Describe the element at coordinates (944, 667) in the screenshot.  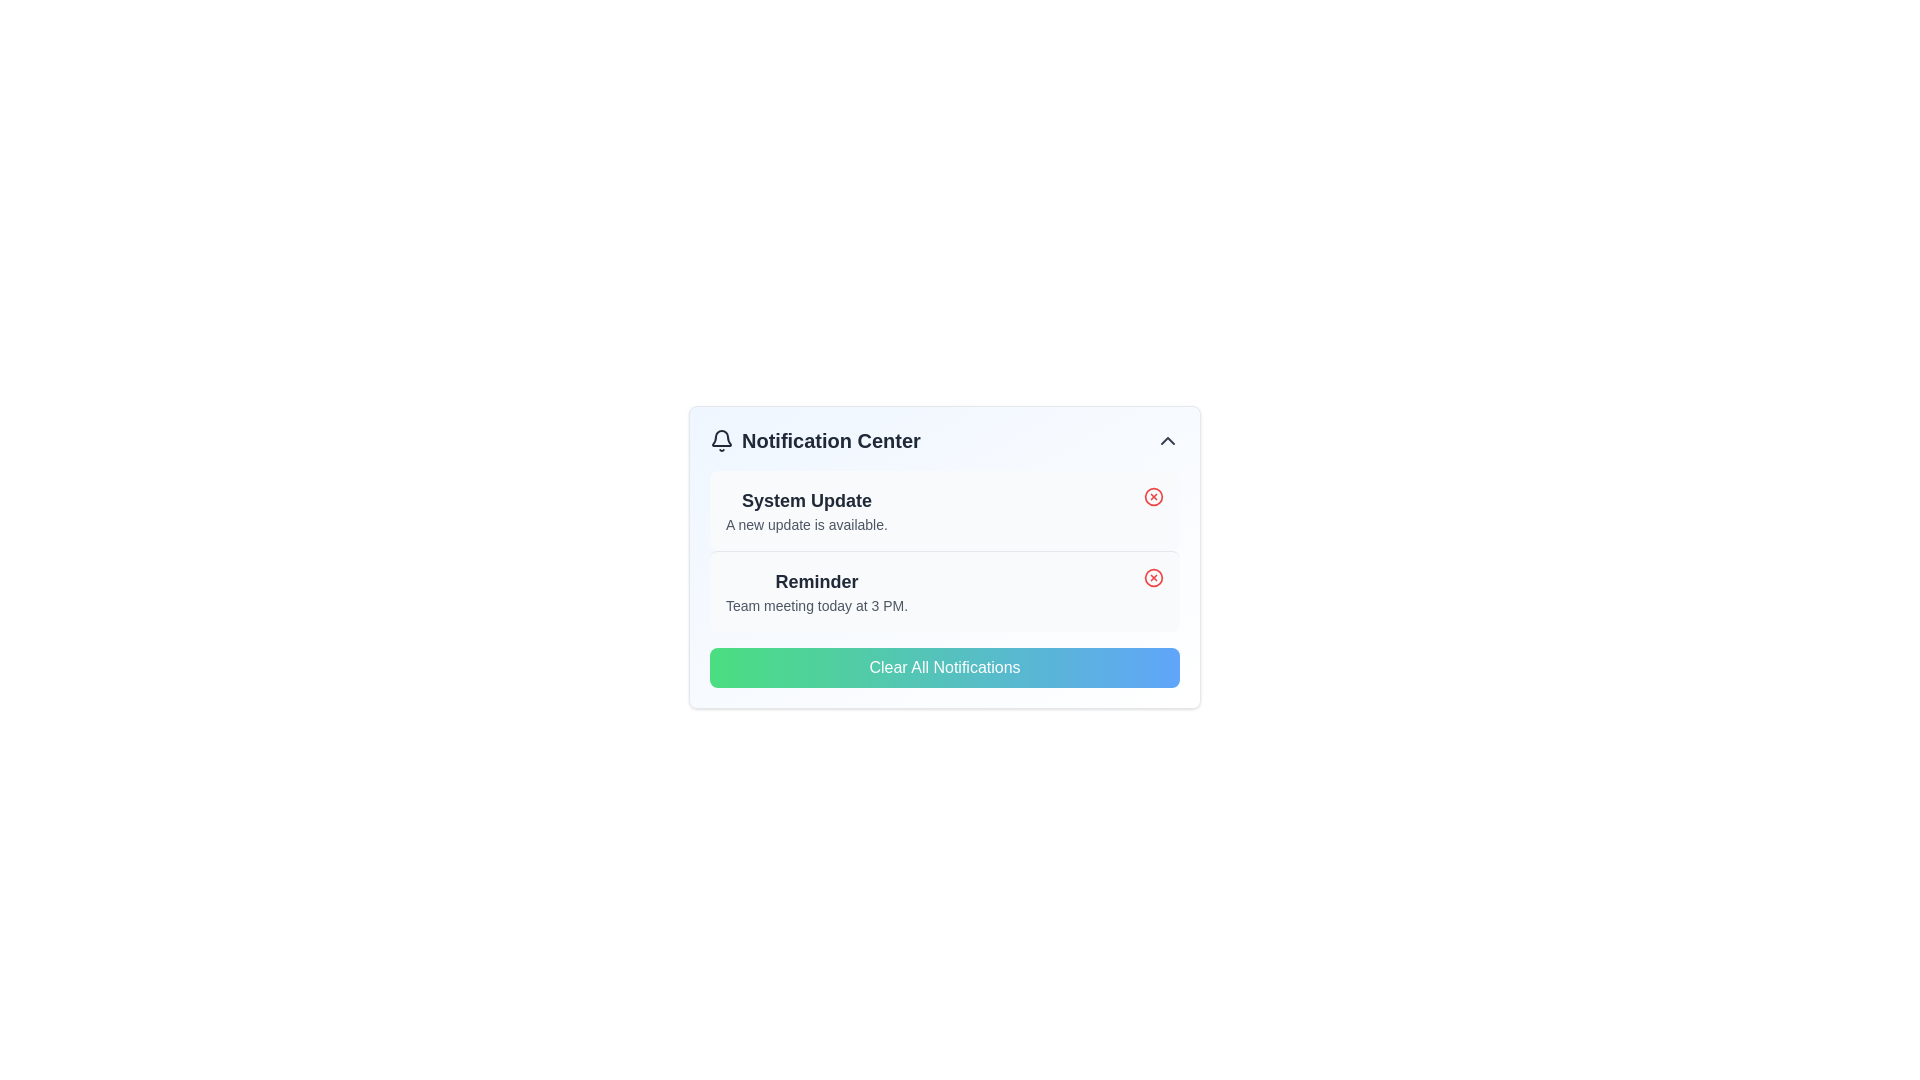
I see `the 'Clear Notifications' button located at the bottom of the 'Notification Center' to provide visual feedback` at that location.